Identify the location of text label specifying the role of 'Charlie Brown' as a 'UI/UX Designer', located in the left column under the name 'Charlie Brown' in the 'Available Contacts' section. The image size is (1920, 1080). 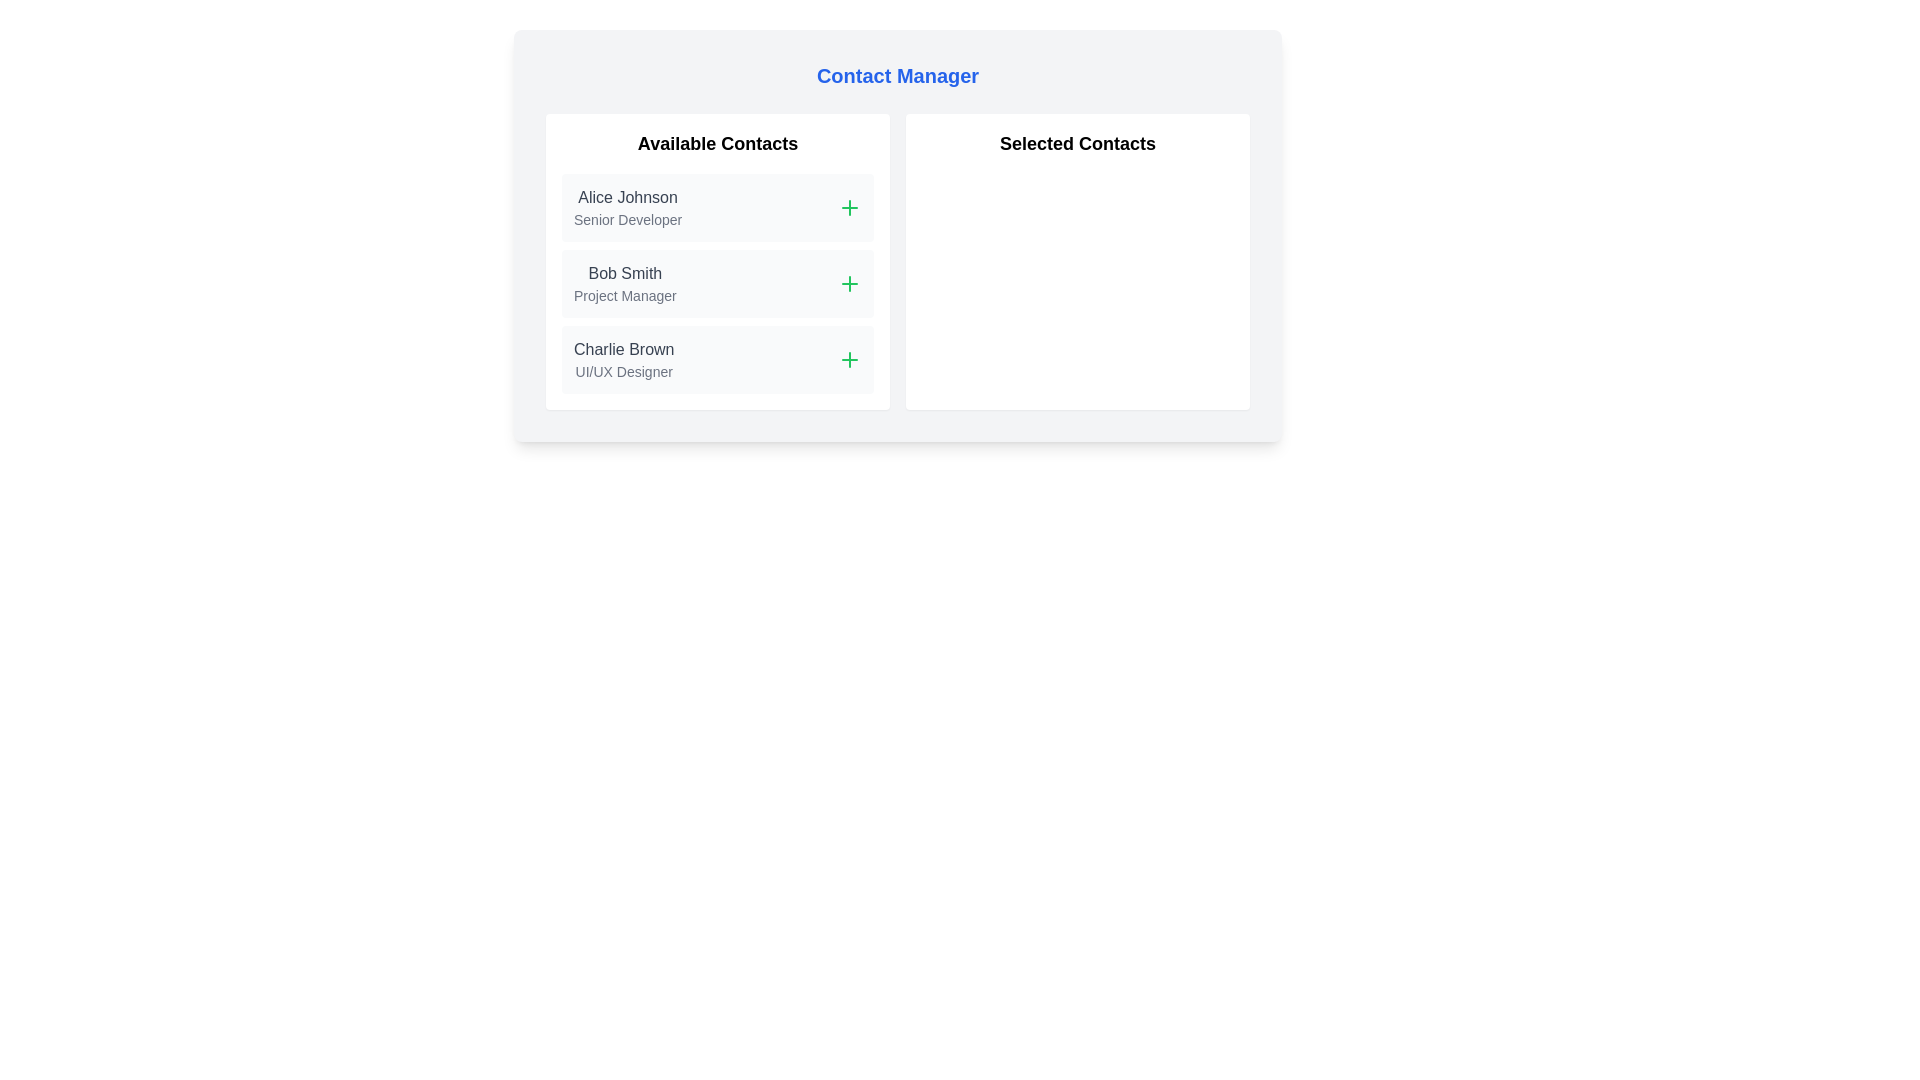
(623, 371).